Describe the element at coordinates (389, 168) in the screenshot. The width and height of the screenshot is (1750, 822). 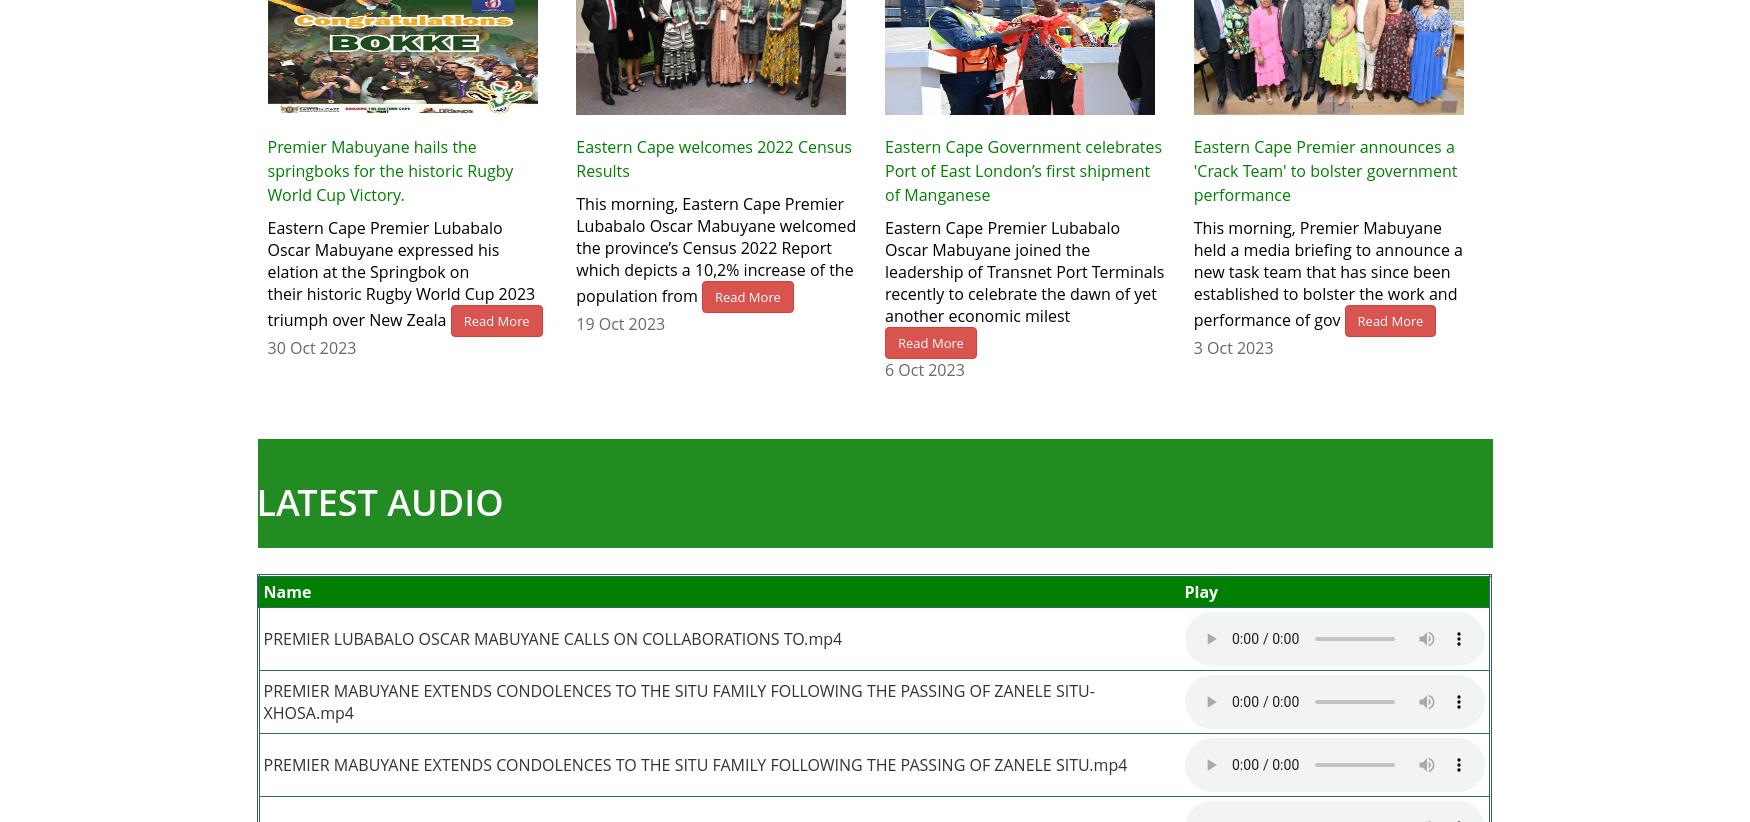
I see `'Premier Mabuyane hails the springboks for the historic Rugby World Cup Victory.'` at that location.